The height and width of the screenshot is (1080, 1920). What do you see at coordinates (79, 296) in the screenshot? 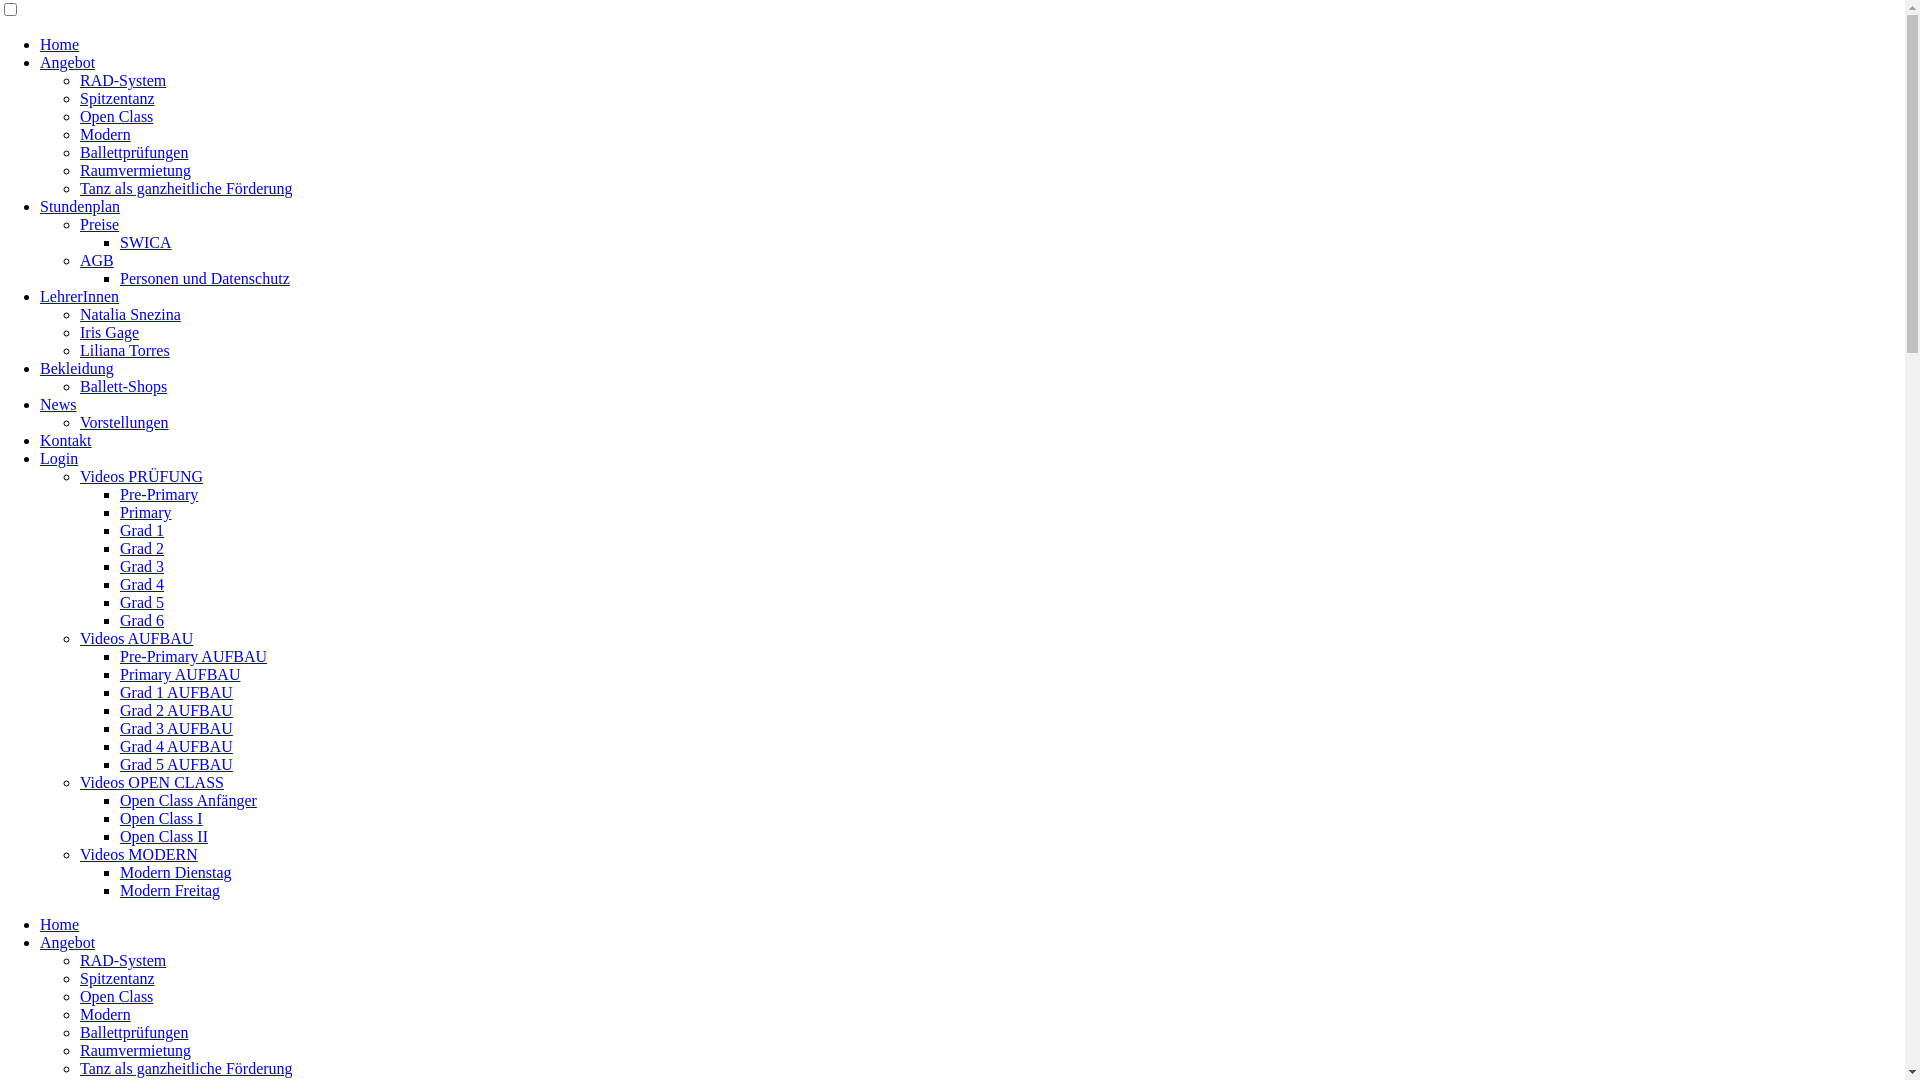
I see `'LehrerInnen'` at bounding box center [79, 296].